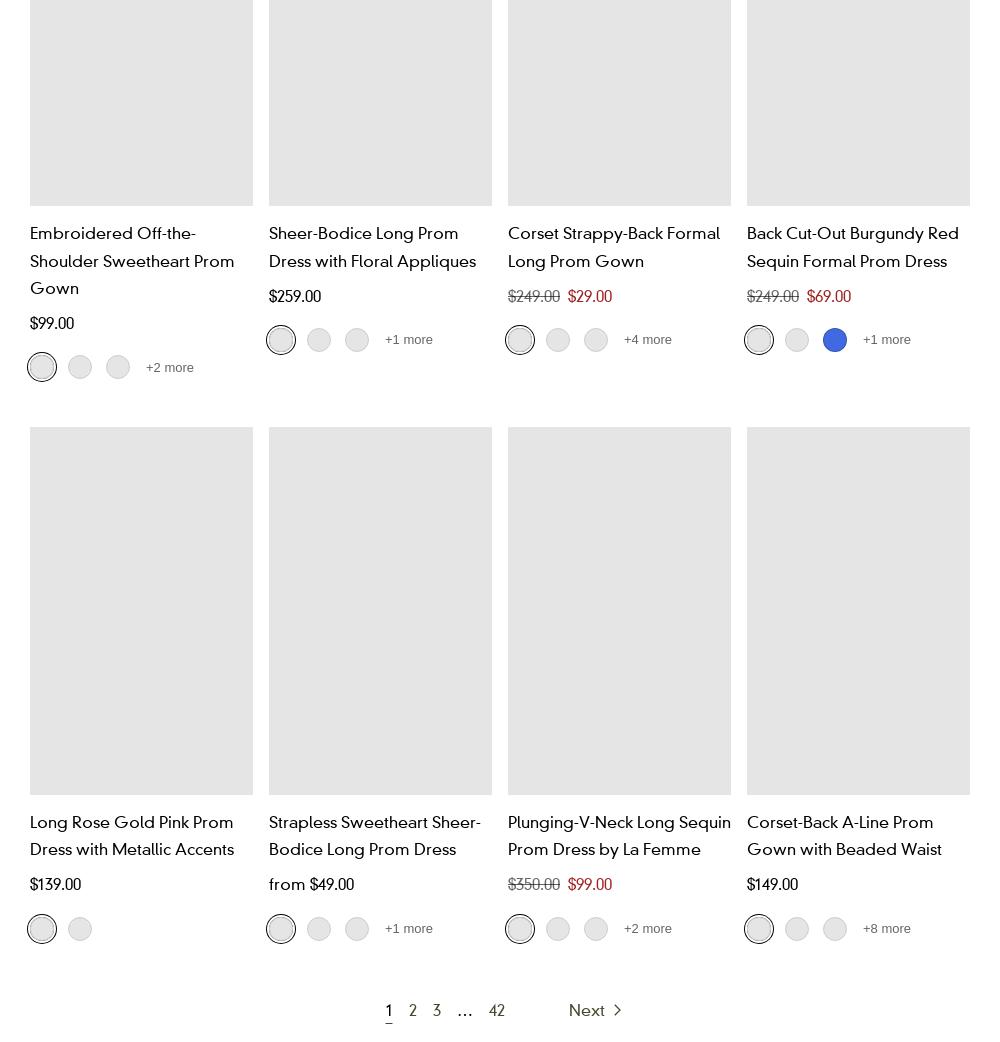 This screenshot has width=1000, height=1042. What do you see at coordinates (294, 735) in the screenshot?
I see `'Mocha'` at bounding box center [294, 735].